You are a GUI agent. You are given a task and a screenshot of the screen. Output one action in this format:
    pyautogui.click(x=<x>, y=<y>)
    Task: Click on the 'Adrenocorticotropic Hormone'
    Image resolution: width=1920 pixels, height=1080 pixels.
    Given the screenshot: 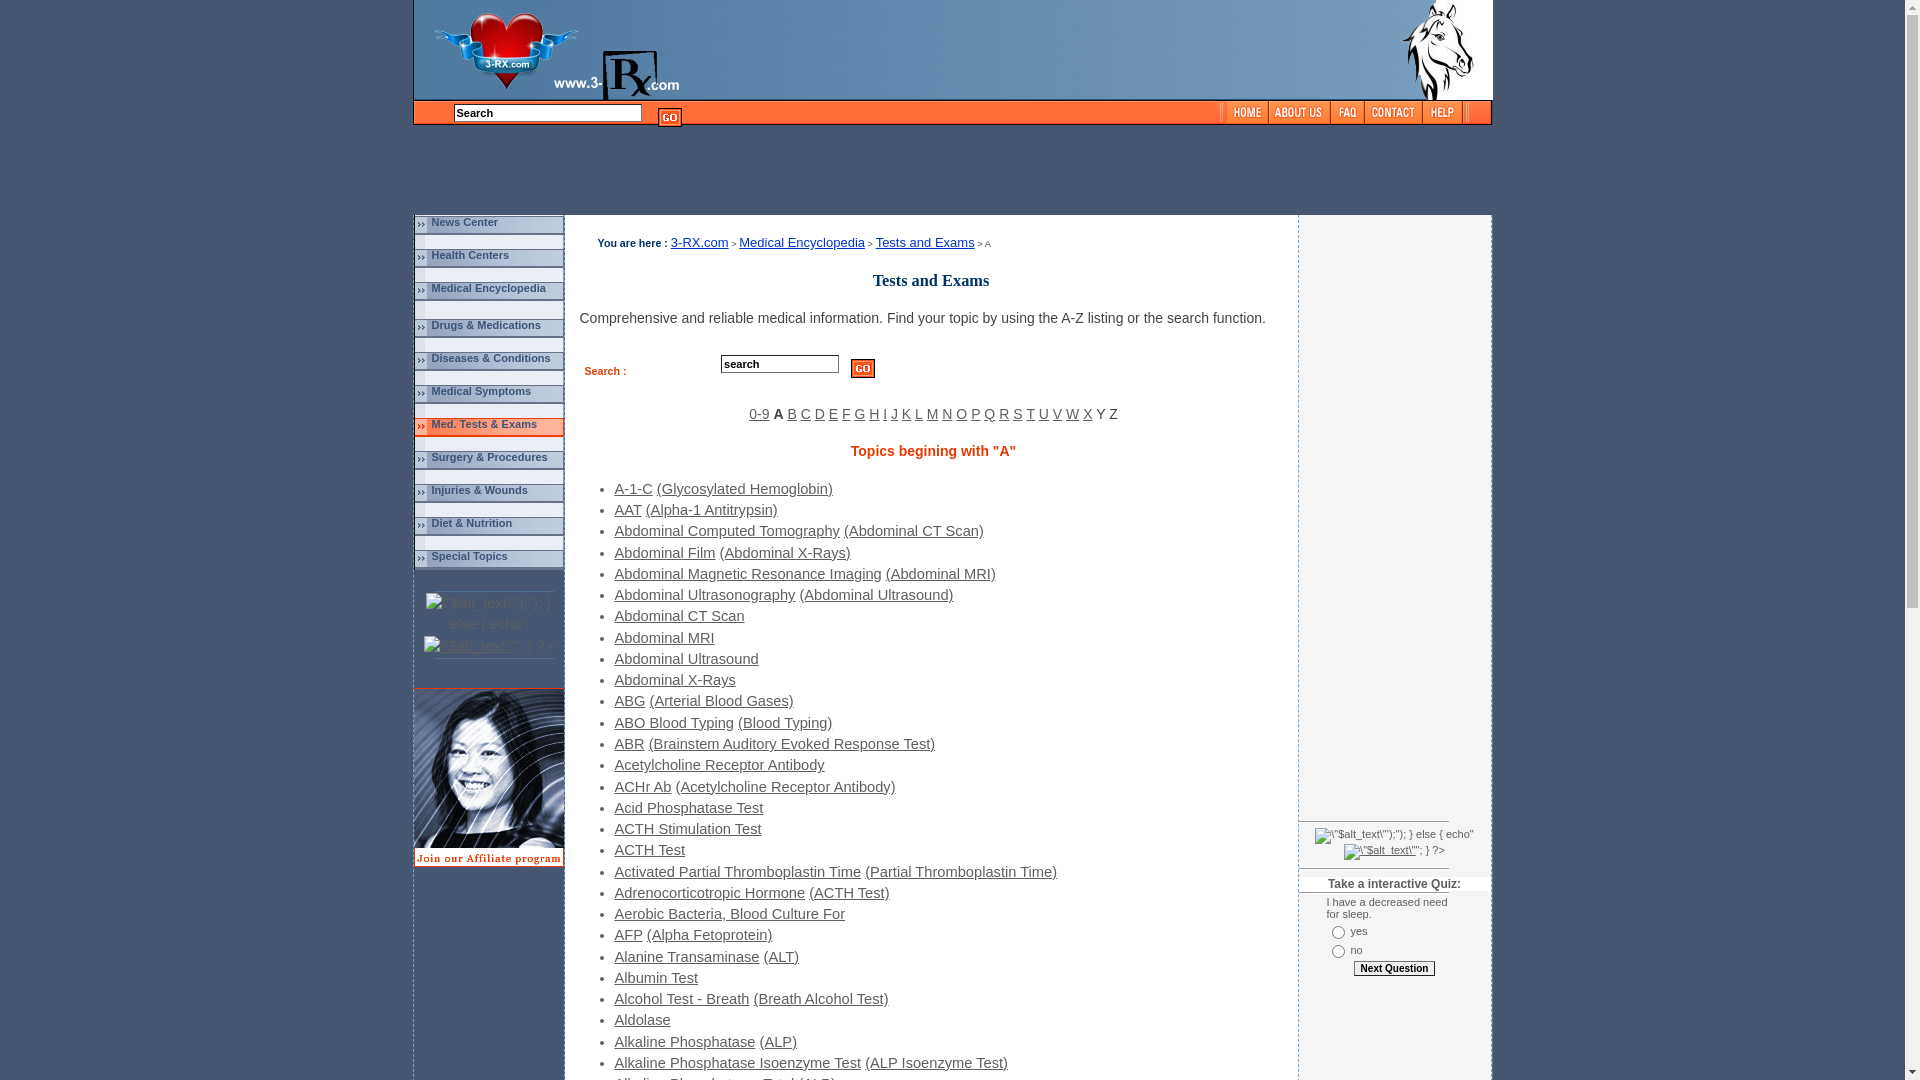 What is the action you would take?
    pyautogui.click(x=709, y=892)
    